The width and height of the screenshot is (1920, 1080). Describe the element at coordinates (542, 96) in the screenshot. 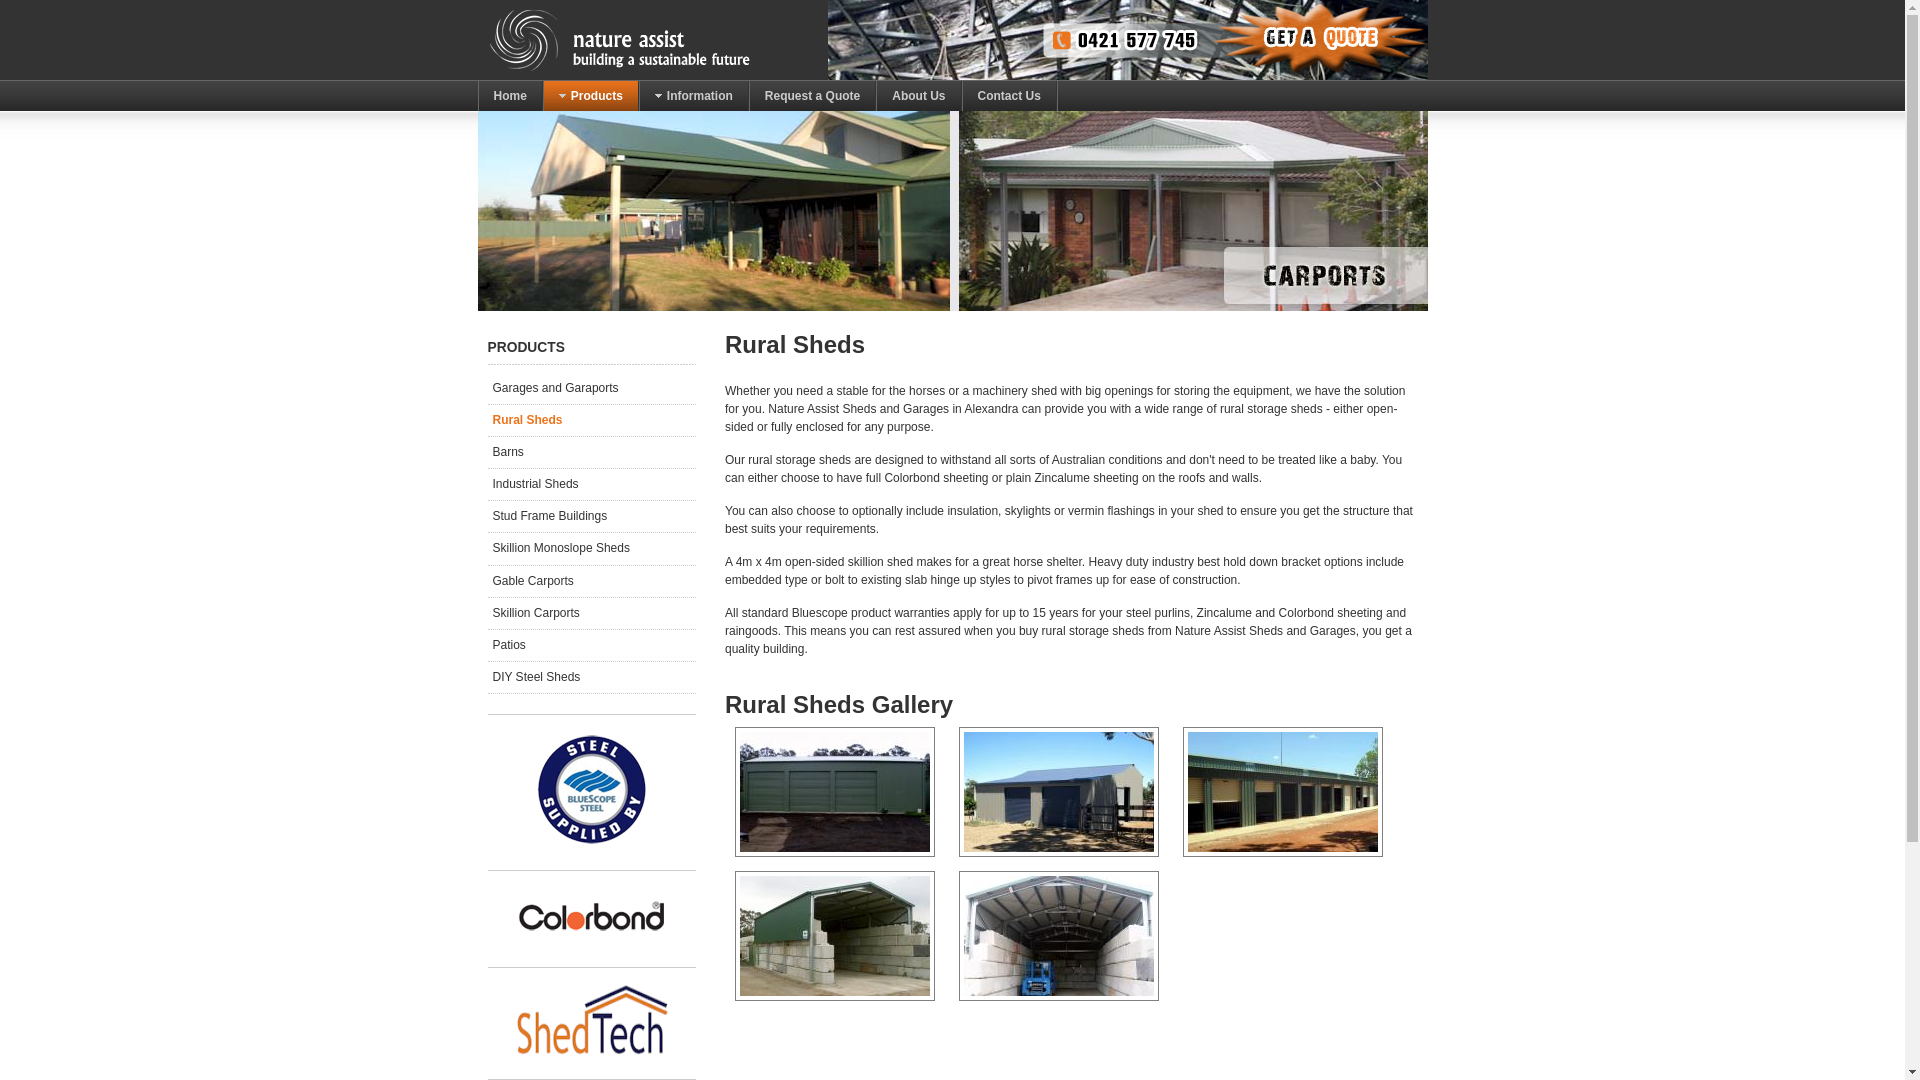

I see `'Products'` at that location.